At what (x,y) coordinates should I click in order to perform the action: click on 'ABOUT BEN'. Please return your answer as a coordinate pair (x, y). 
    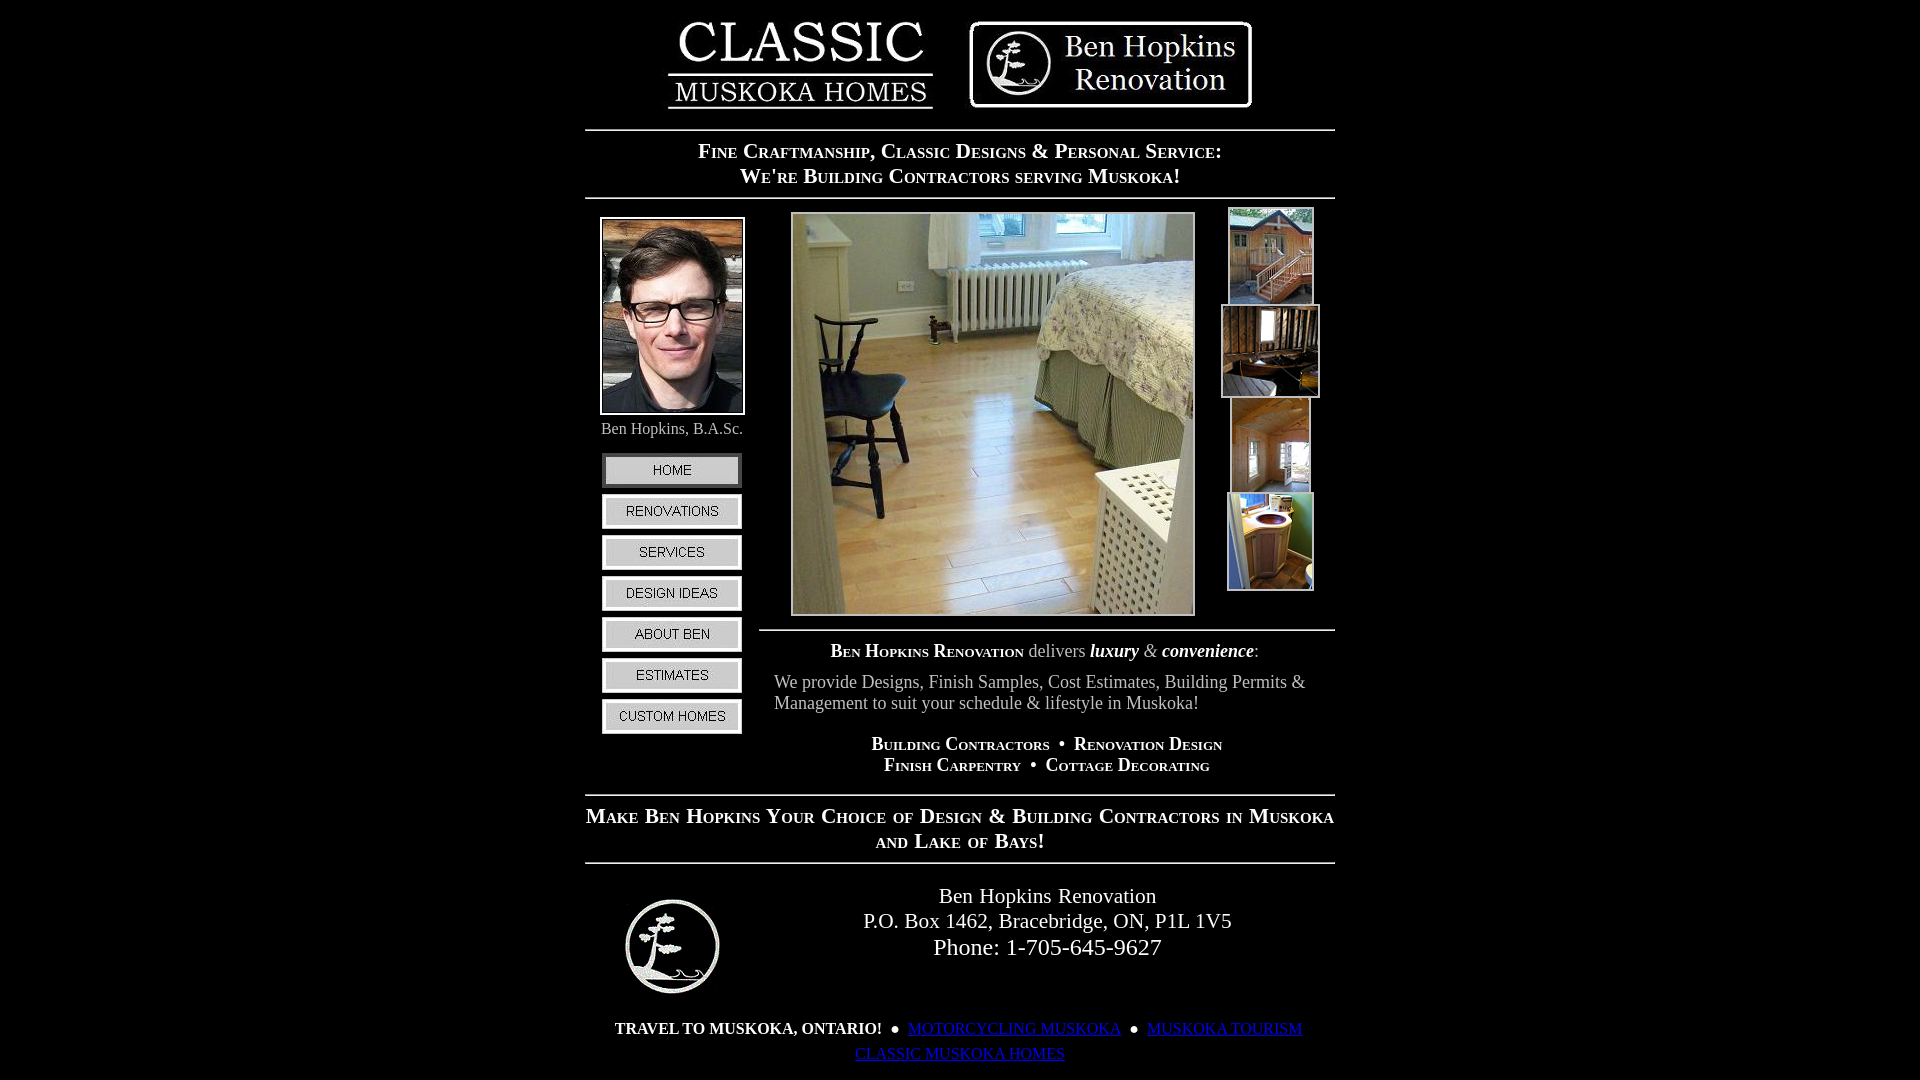
    Looking at the image, I should click on (672, 649).